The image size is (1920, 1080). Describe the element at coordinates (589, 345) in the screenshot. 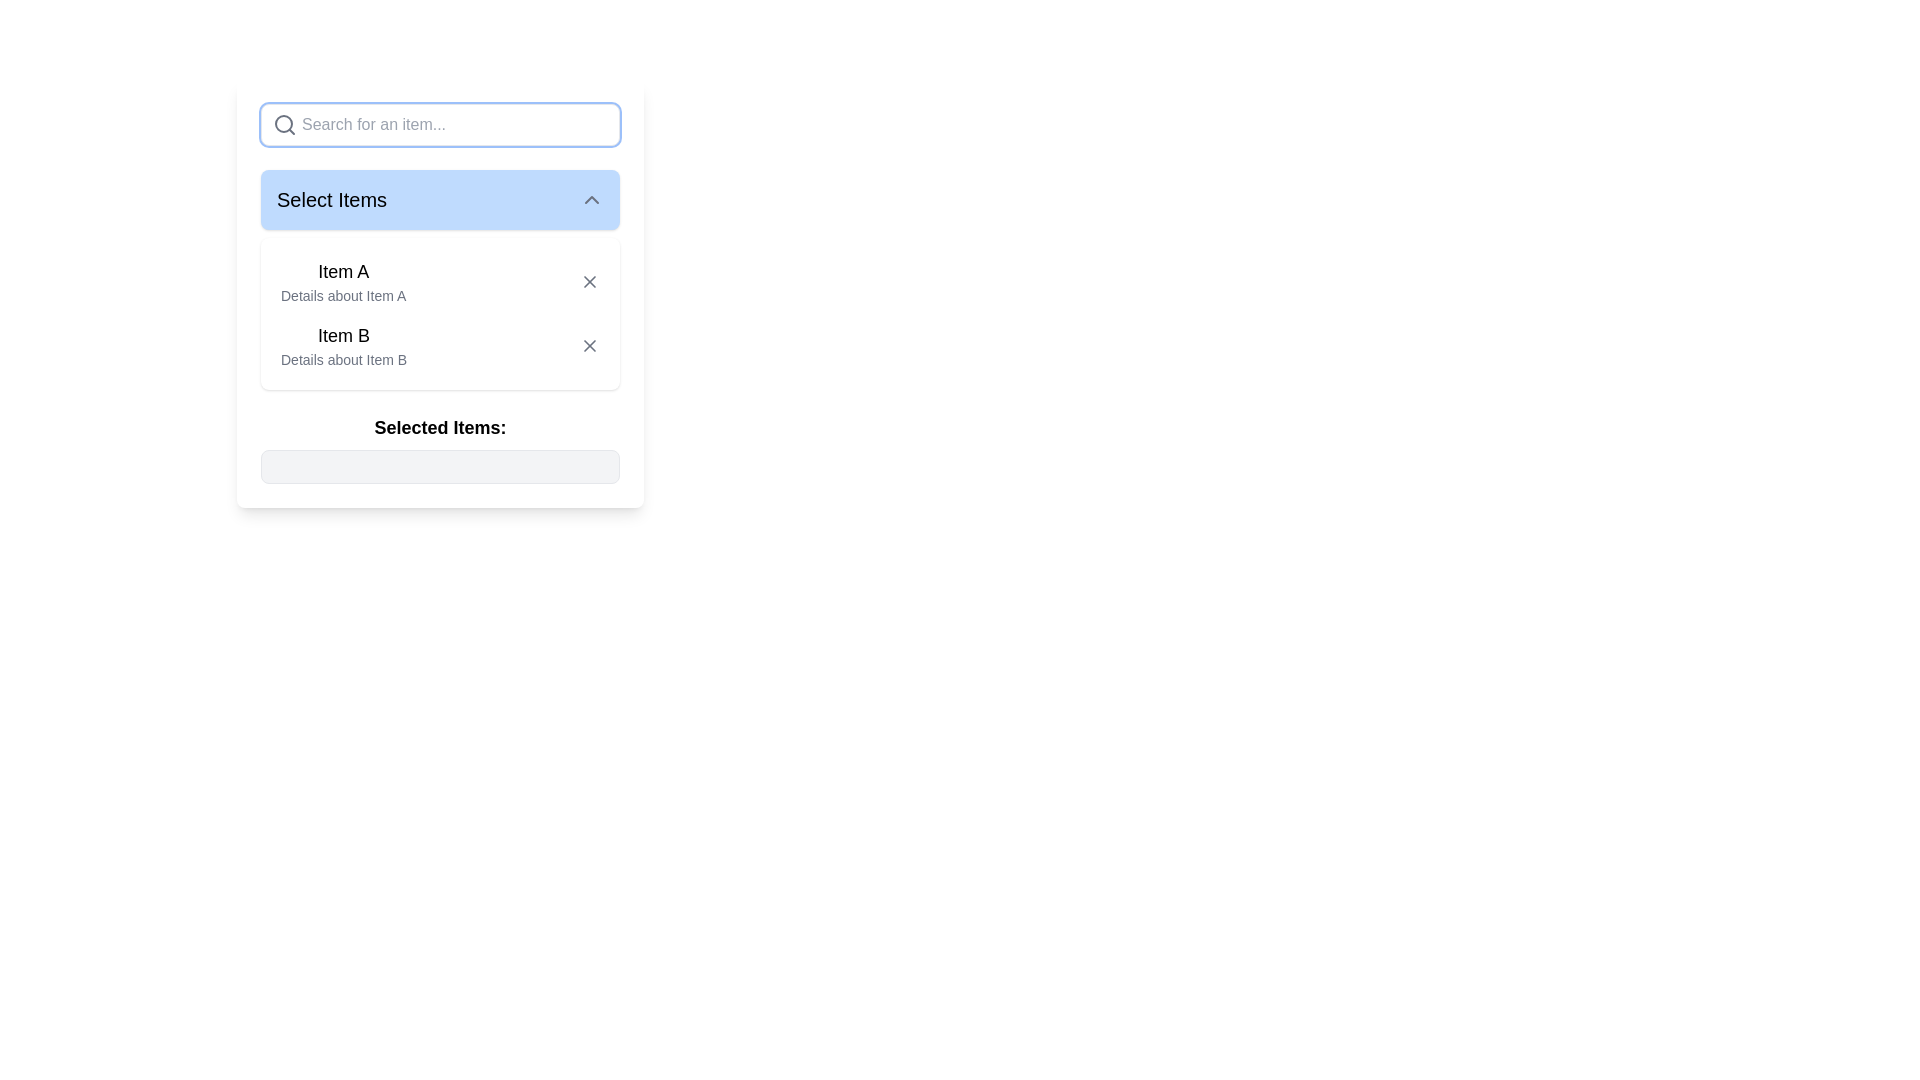

I see `the button on the right side of 'Item B'` at that location.